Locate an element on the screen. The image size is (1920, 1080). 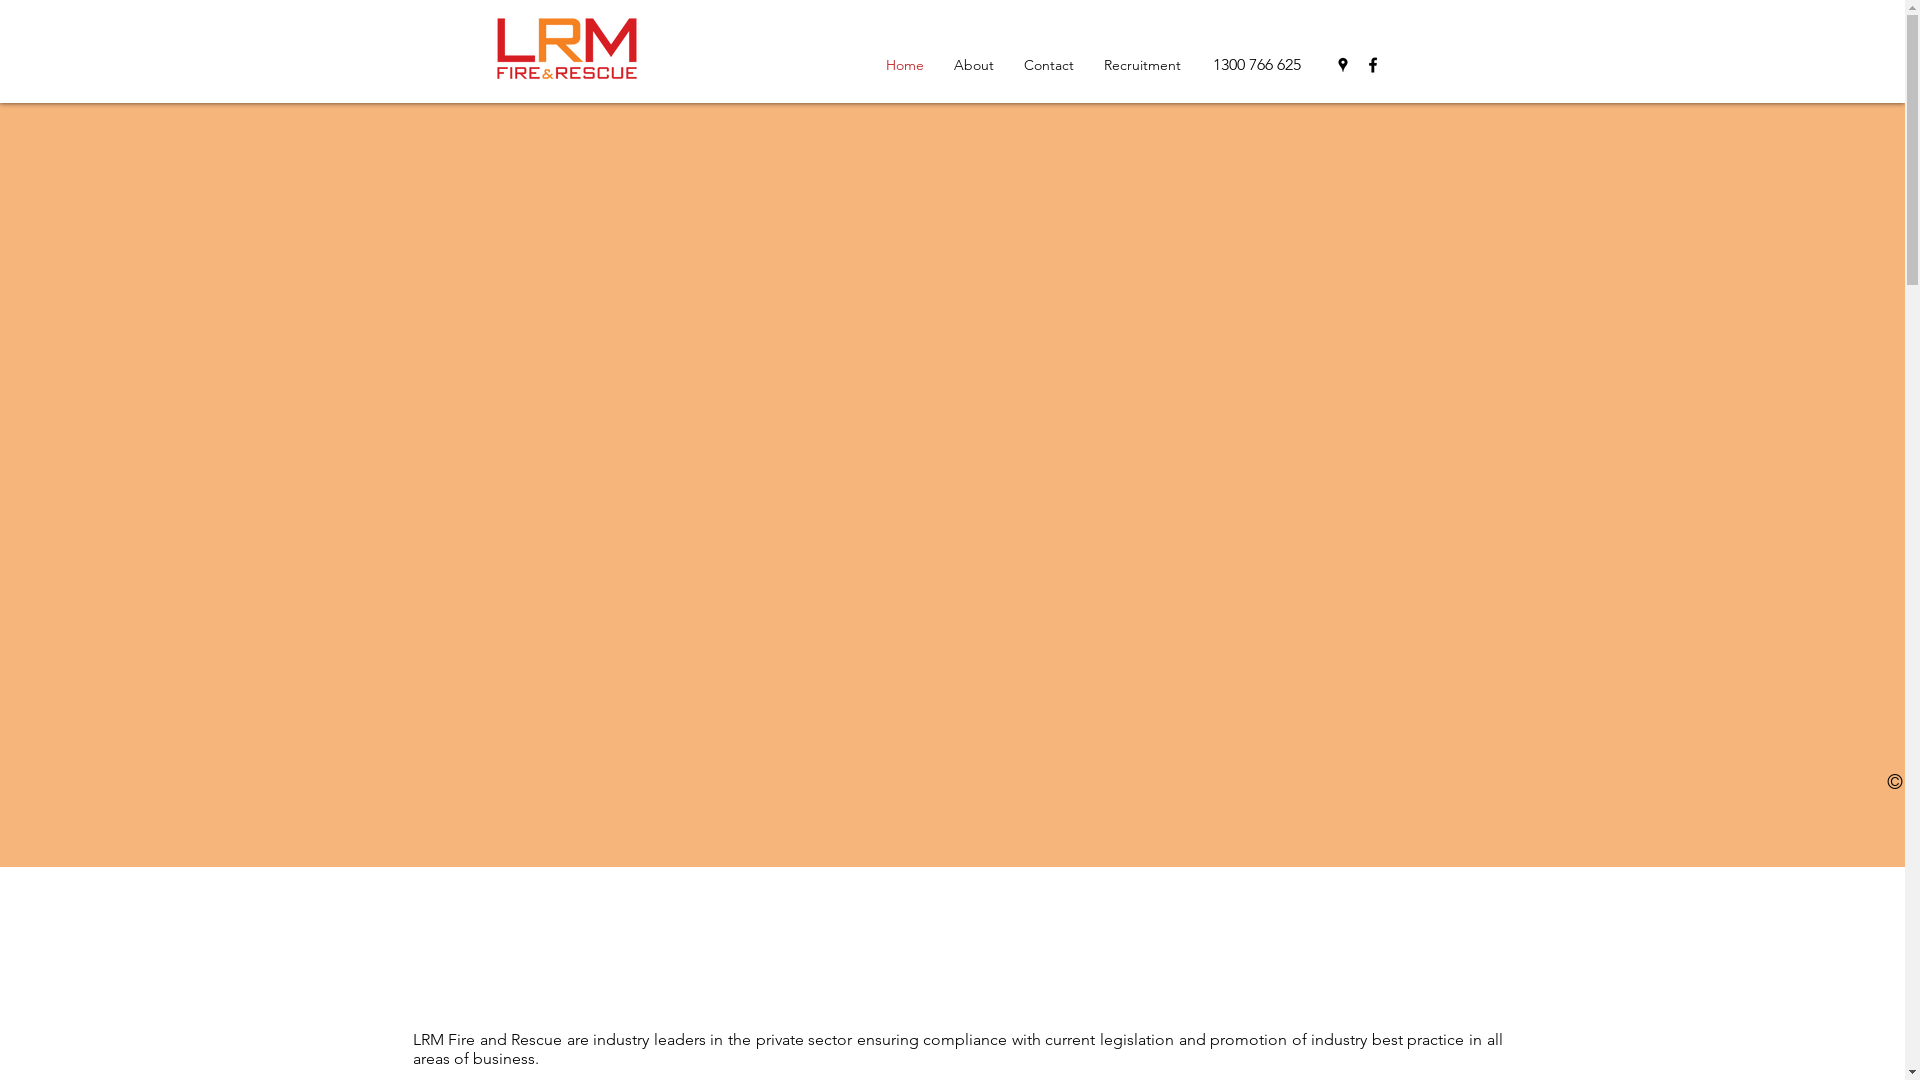
'Recruitment' is located at coordinates (1087, 64).